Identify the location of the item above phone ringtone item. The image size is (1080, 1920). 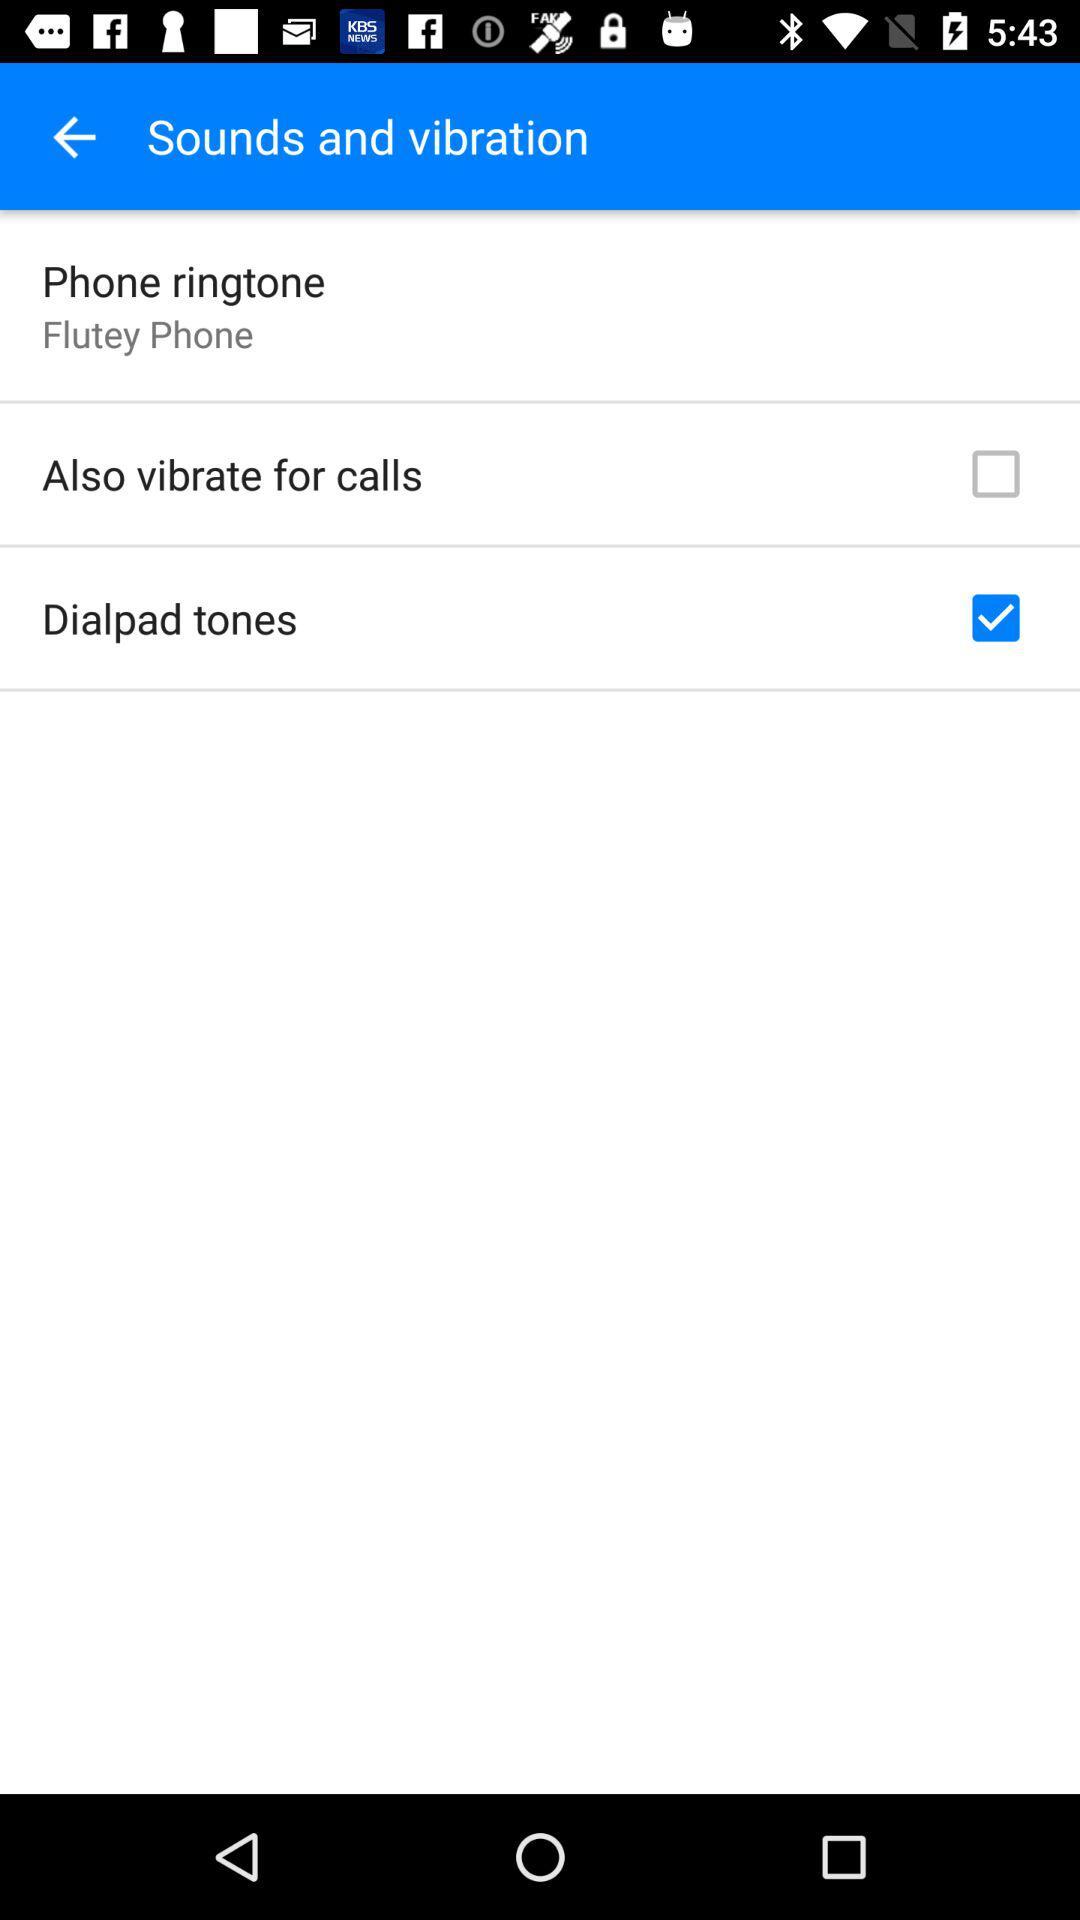
(72, 135).